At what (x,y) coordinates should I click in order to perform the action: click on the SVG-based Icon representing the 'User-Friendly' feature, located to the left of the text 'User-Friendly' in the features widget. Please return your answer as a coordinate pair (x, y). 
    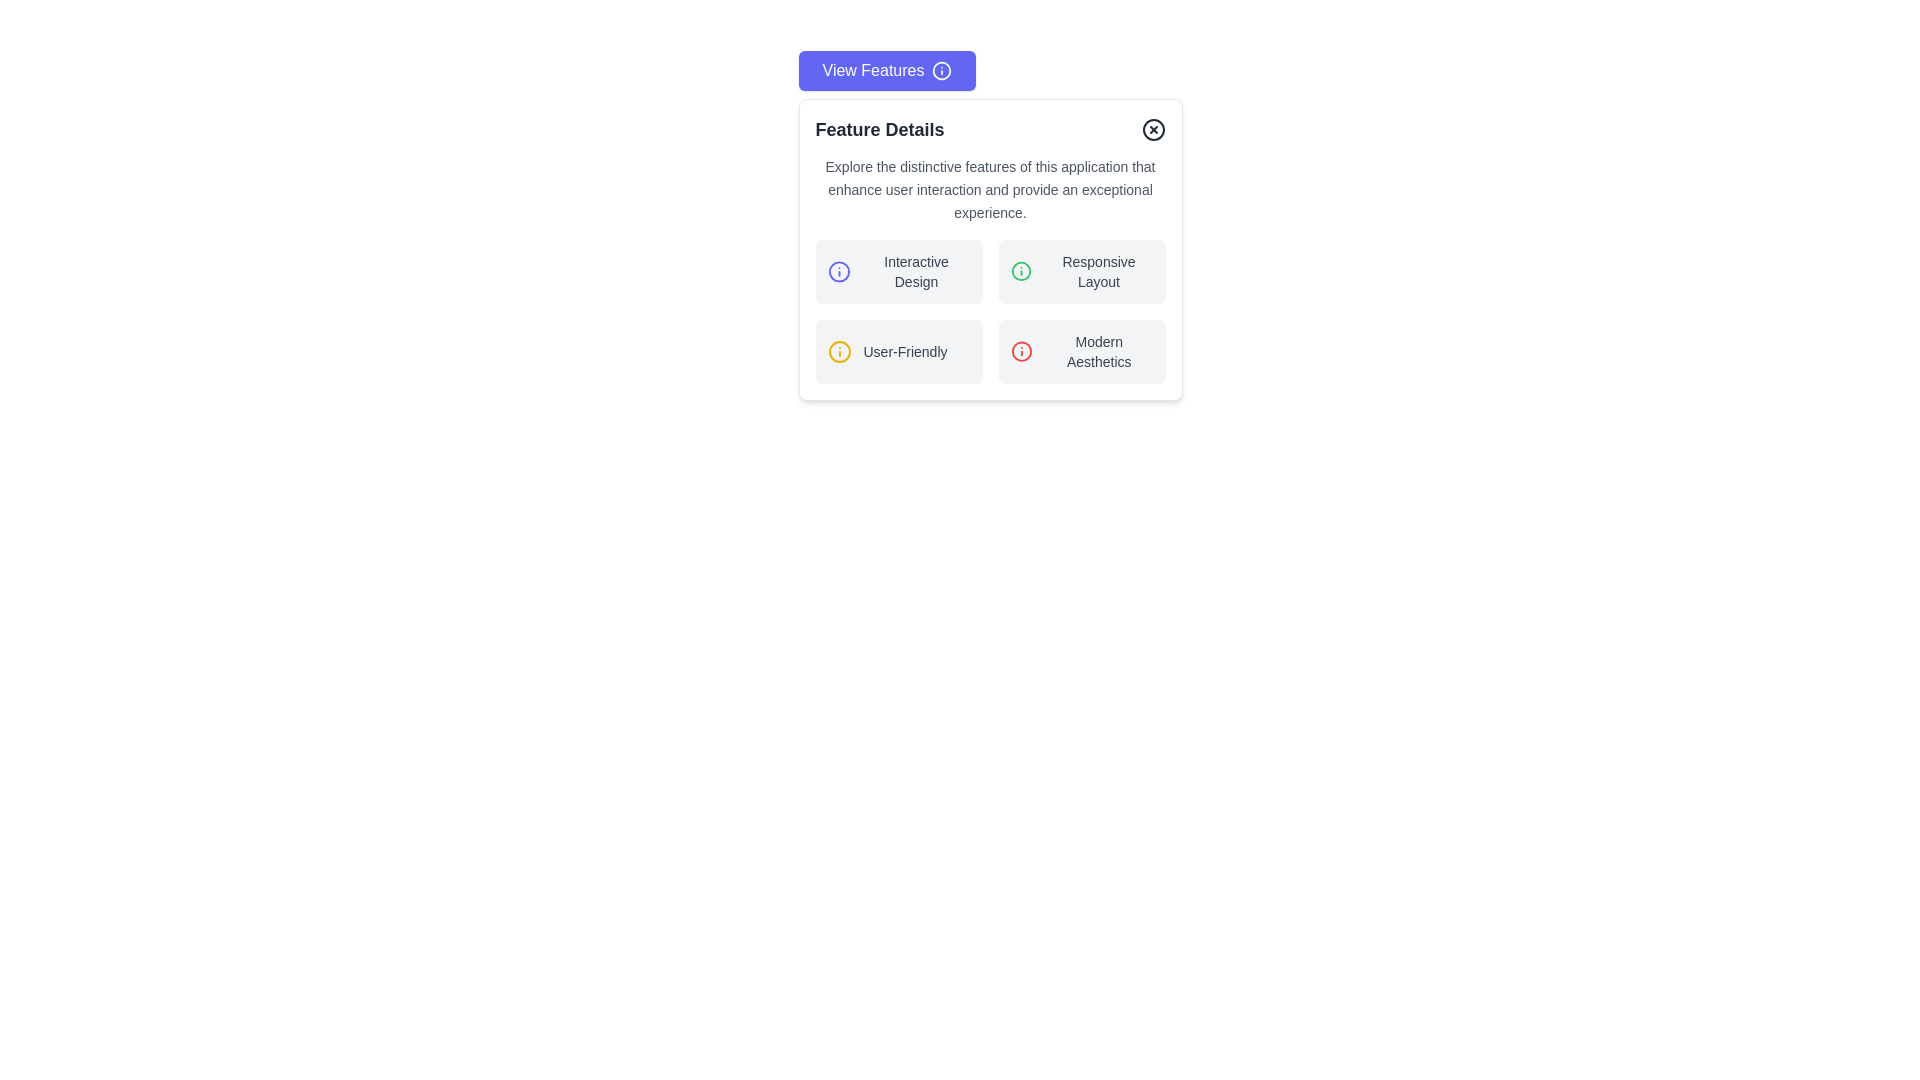
    Looking at the image, I should click on (839, 351).